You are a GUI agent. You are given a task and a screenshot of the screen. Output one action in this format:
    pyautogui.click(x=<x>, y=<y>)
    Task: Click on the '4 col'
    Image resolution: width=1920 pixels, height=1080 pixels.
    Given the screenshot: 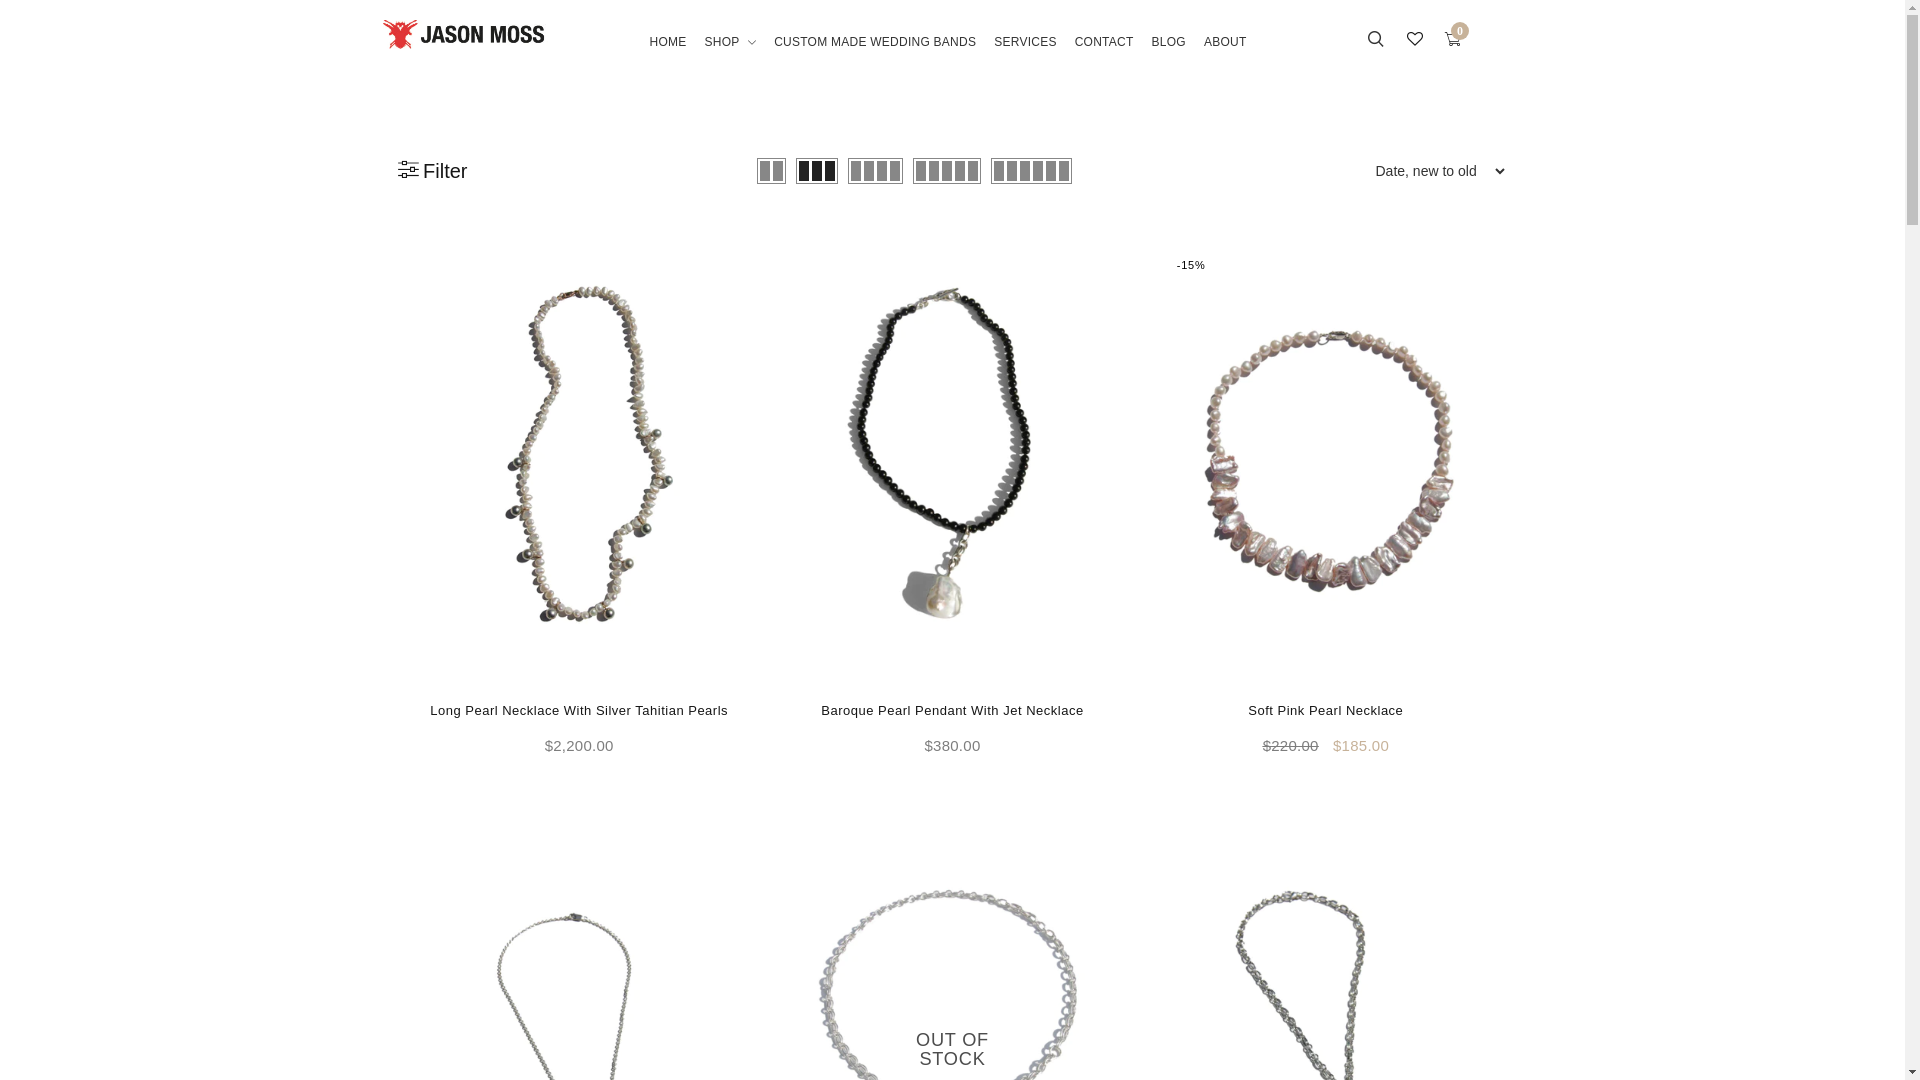 What is the action you would take?
    pyautogui.click(x=875, y=169)
    